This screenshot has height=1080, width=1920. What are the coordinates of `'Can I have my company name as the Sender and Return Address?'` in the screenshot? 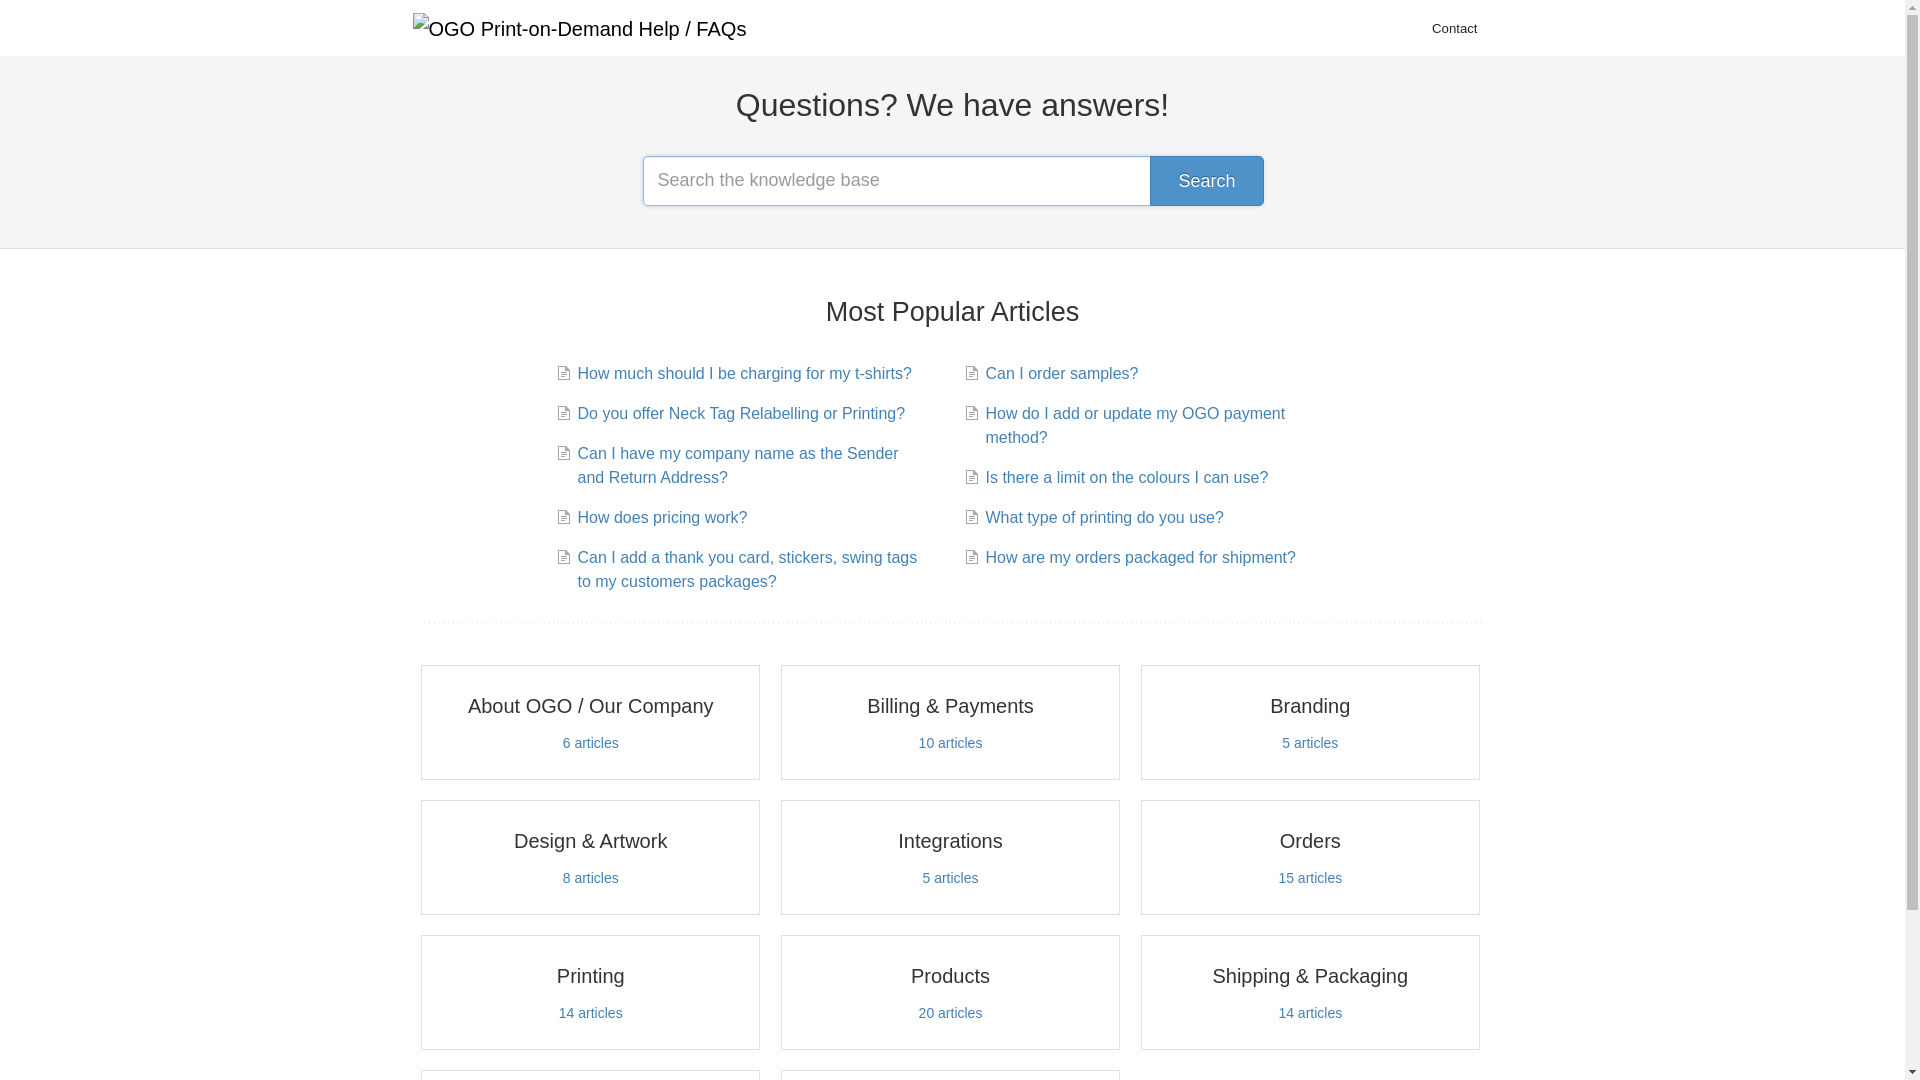 It's located at (747, 466).